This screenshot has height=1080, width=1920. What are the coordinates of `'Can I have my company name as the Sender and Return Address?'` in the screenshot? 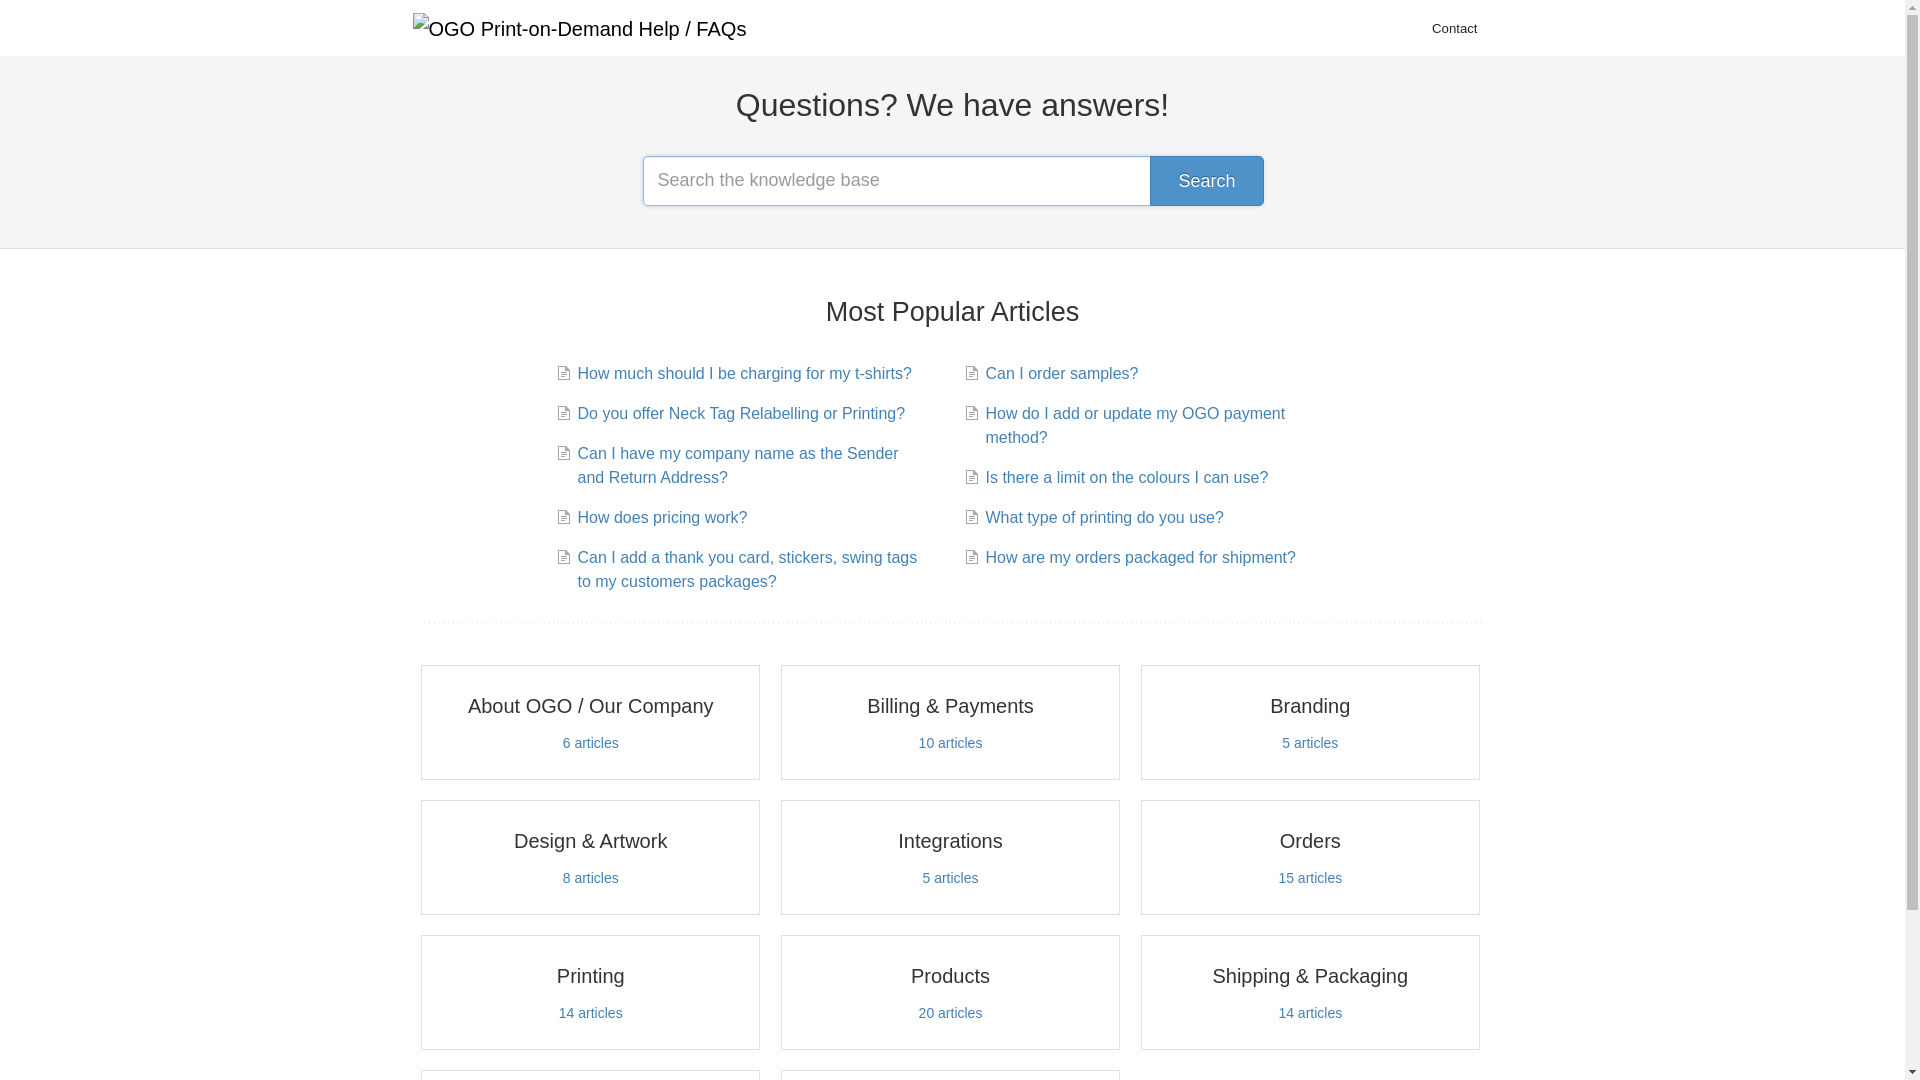 It's located at (747, 466).